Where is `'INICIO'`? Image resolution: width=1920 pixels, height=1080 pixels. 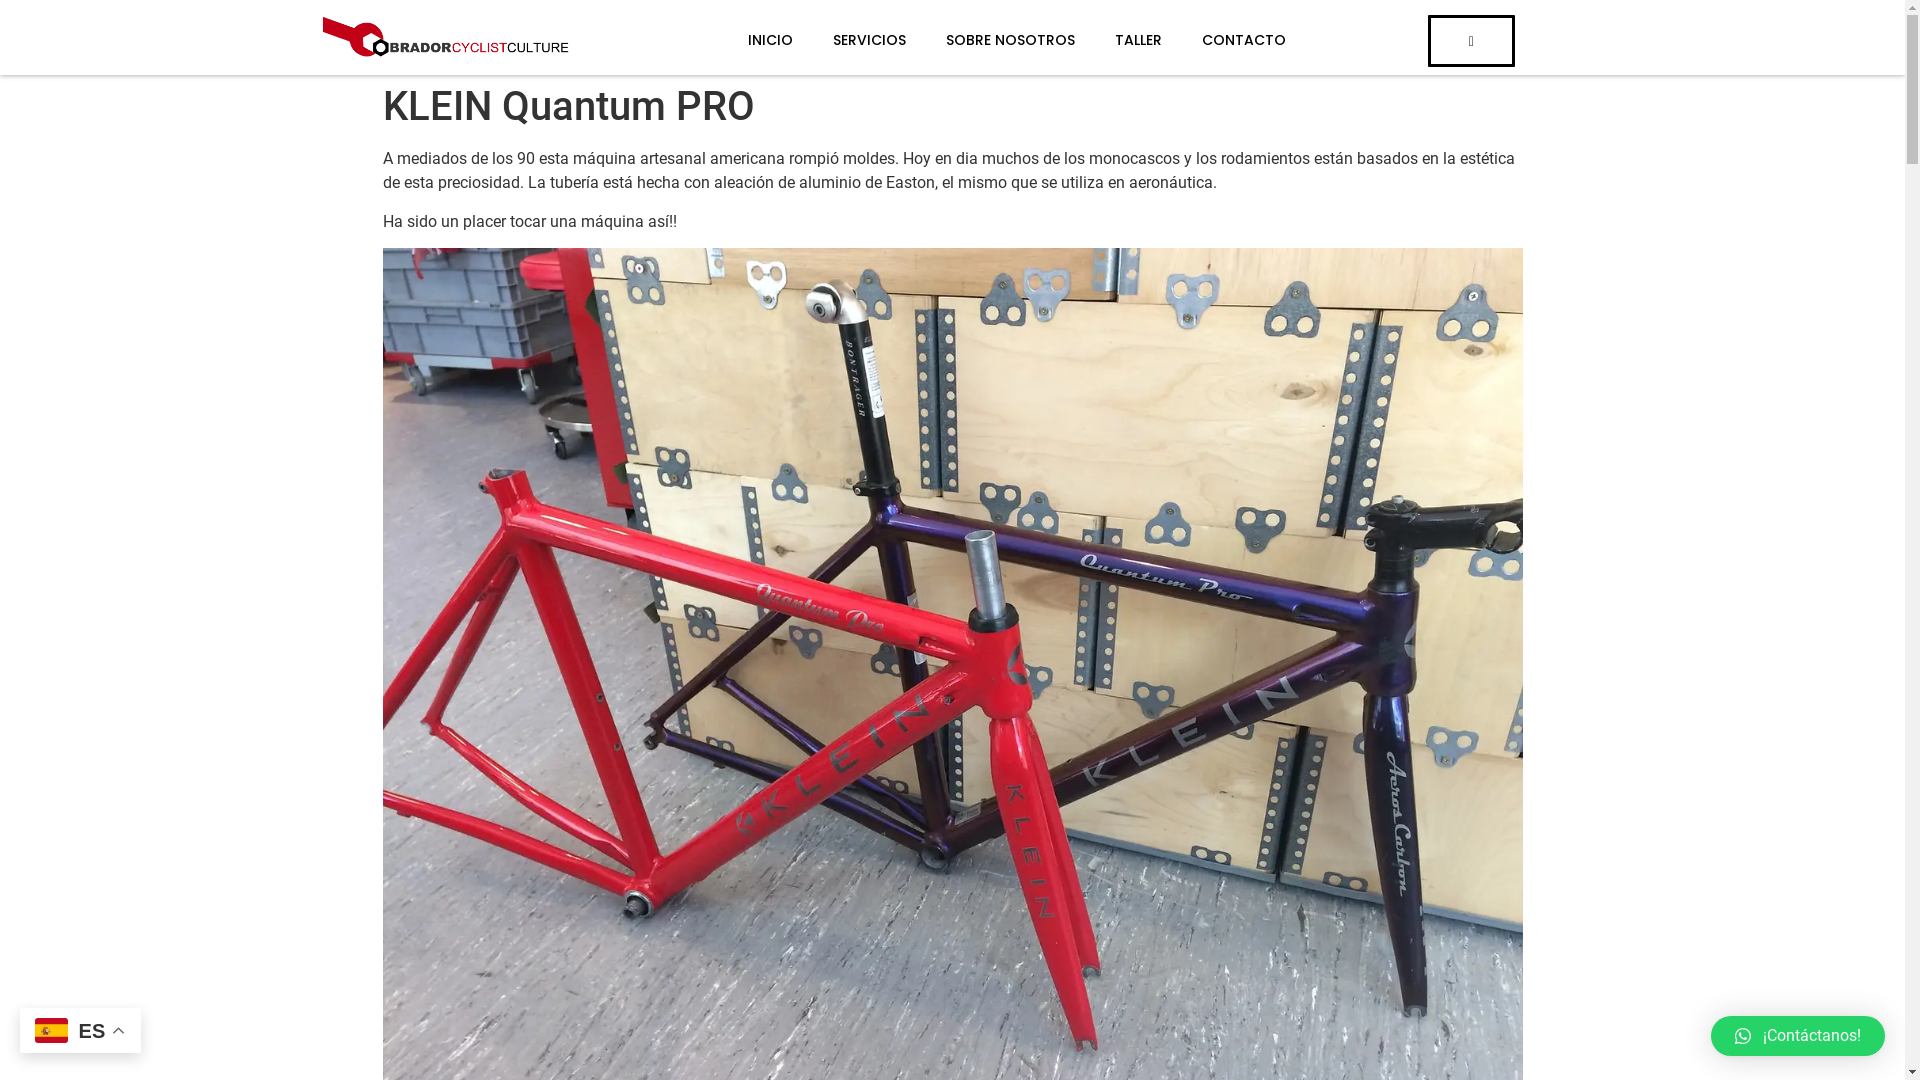
'INICIO' is located at coordinates (749, 40).